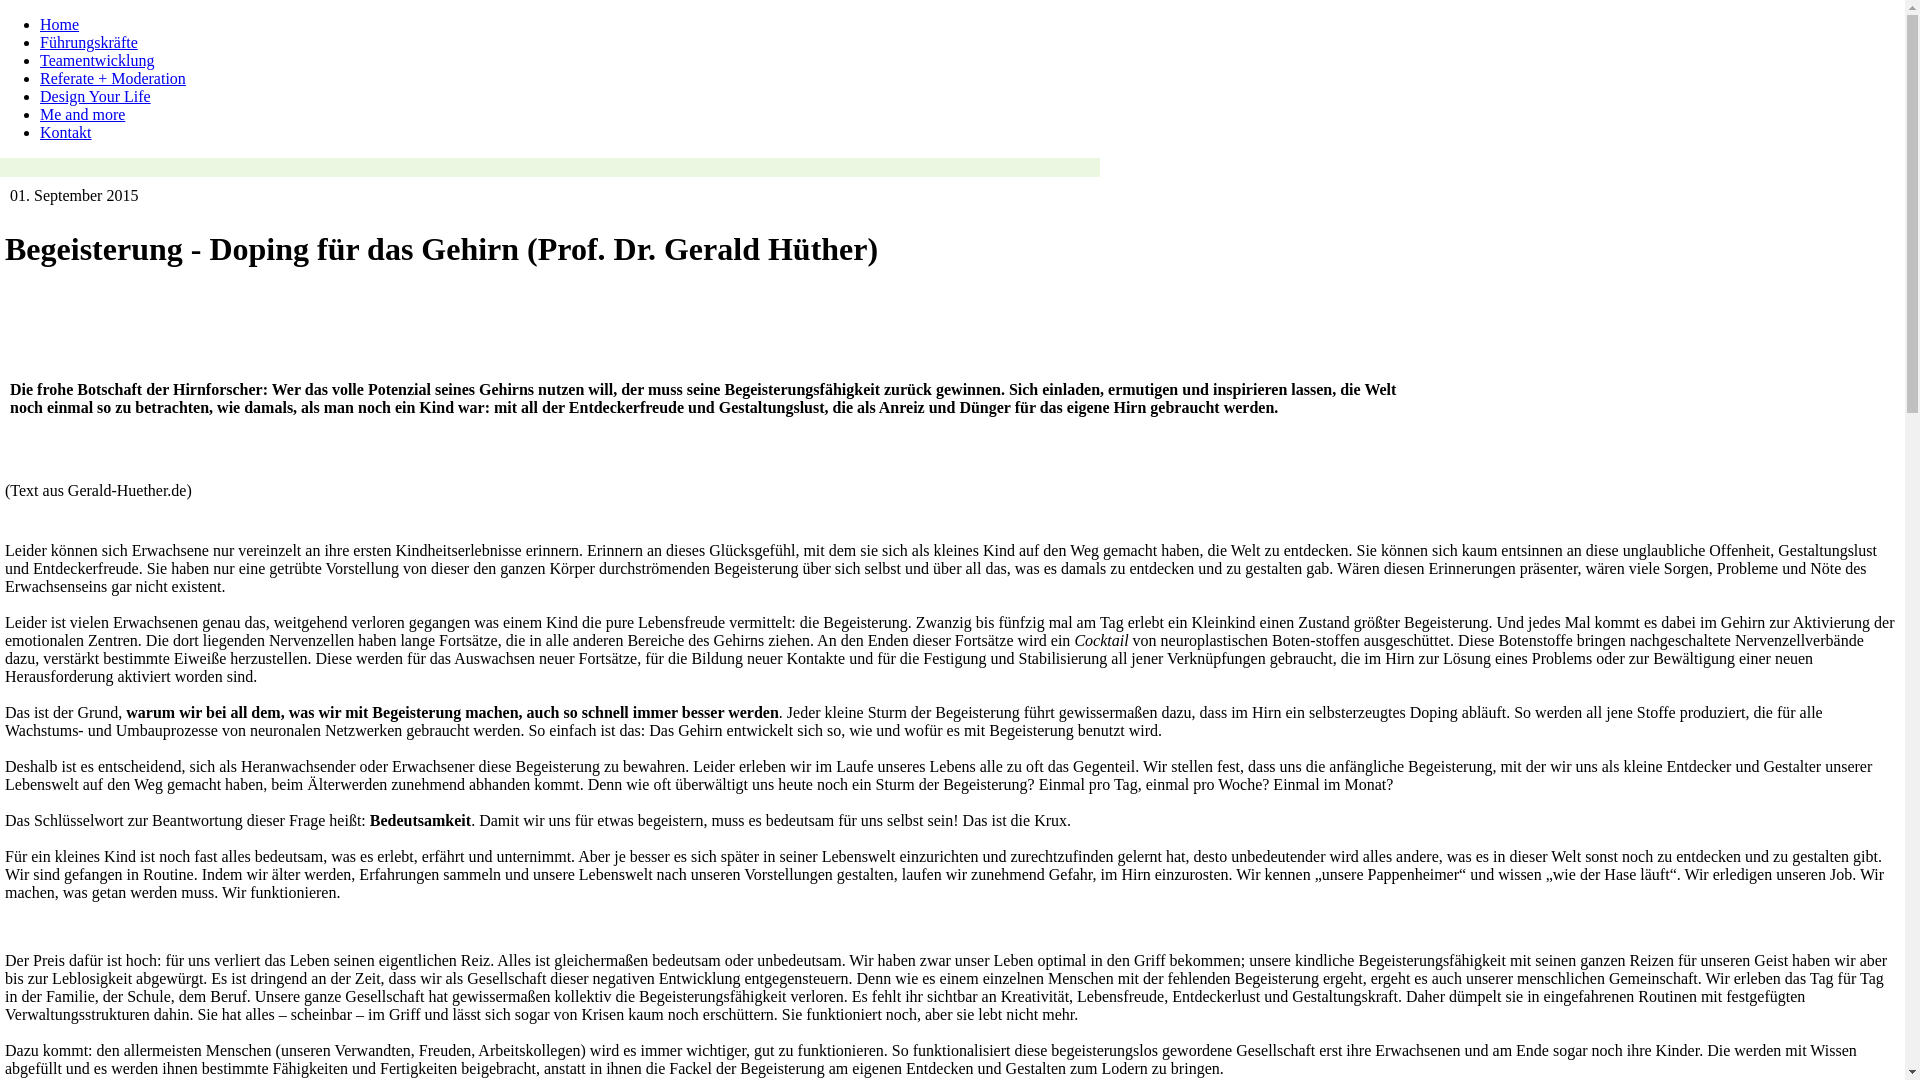 The width and height of the screenshot is (1920, 1080). Describe the element at coordinates (94, 96) in the screenshot. I see `'Design Your Life'` at that location.